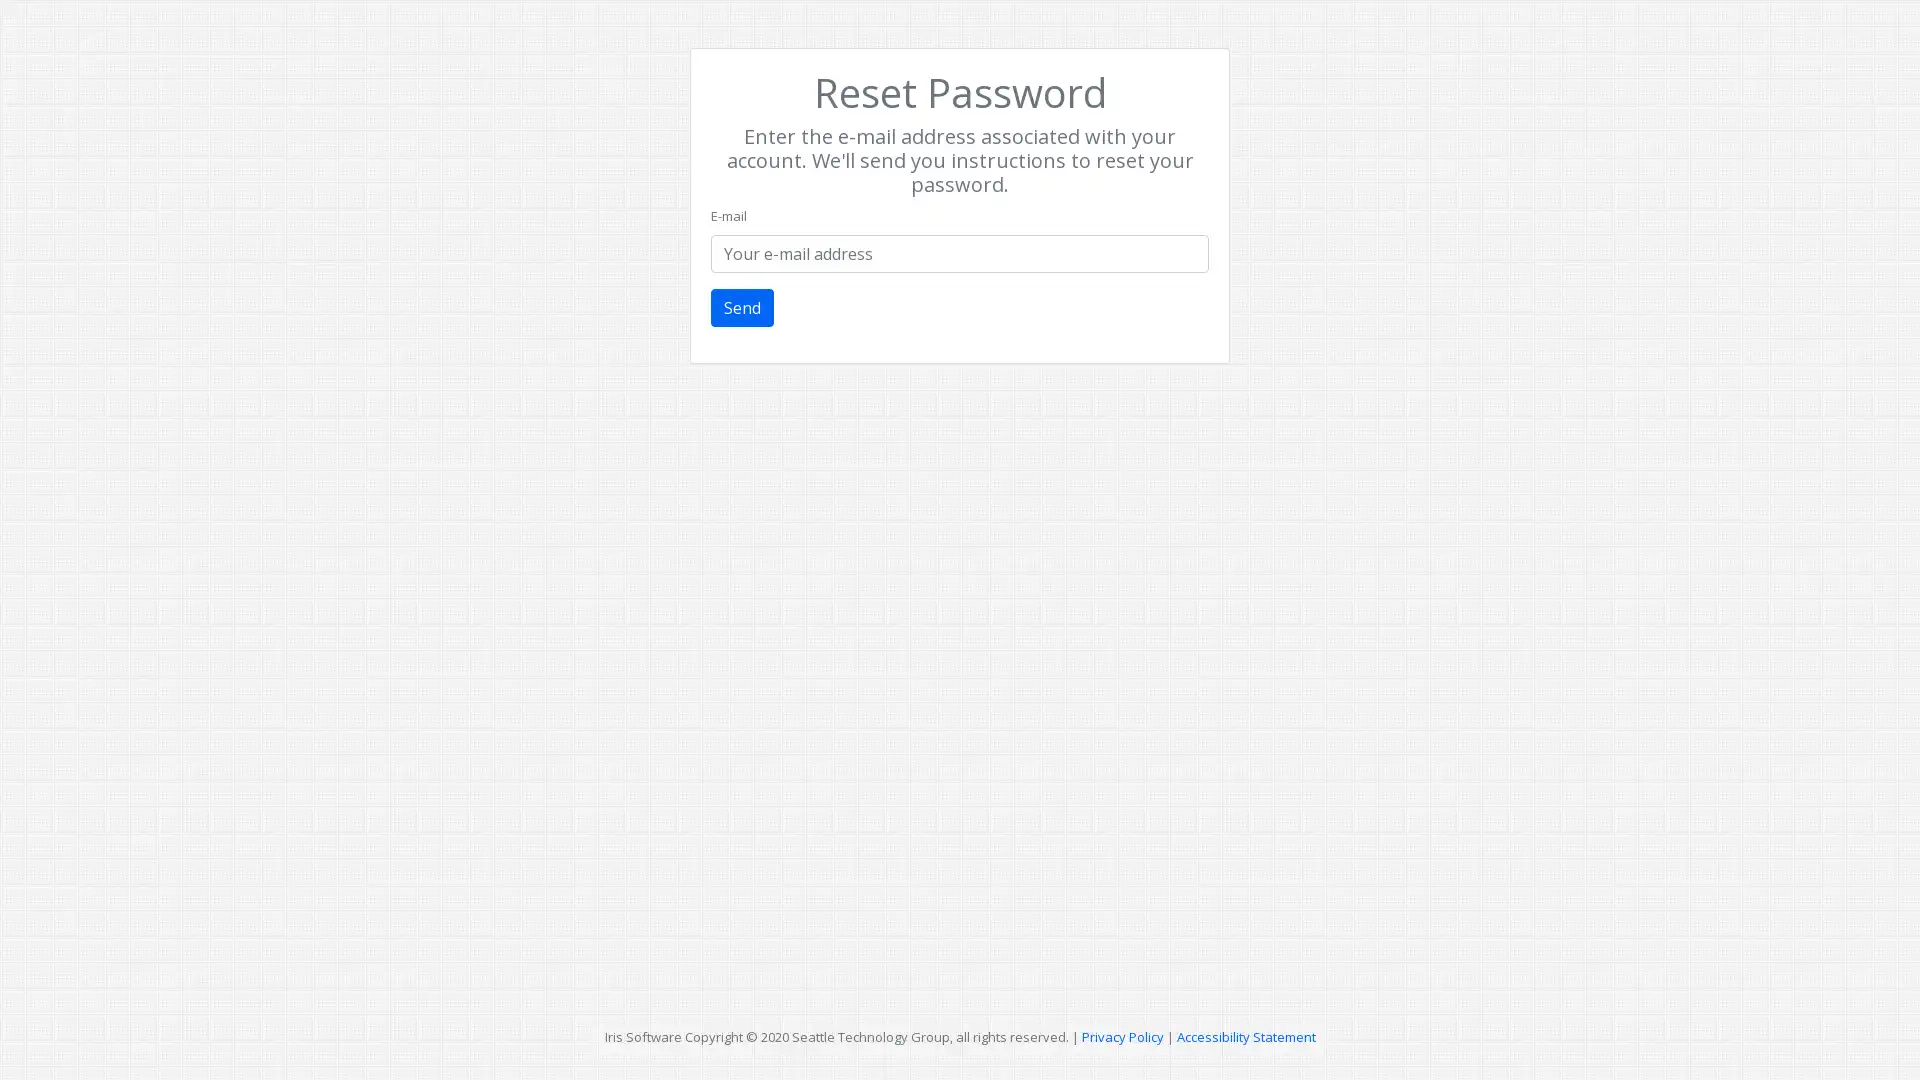 The image size is (1920, 1080). What do you see at coordinates (741, 308) in the screenshot?
I see `Send` at bounding box center [741, 308].